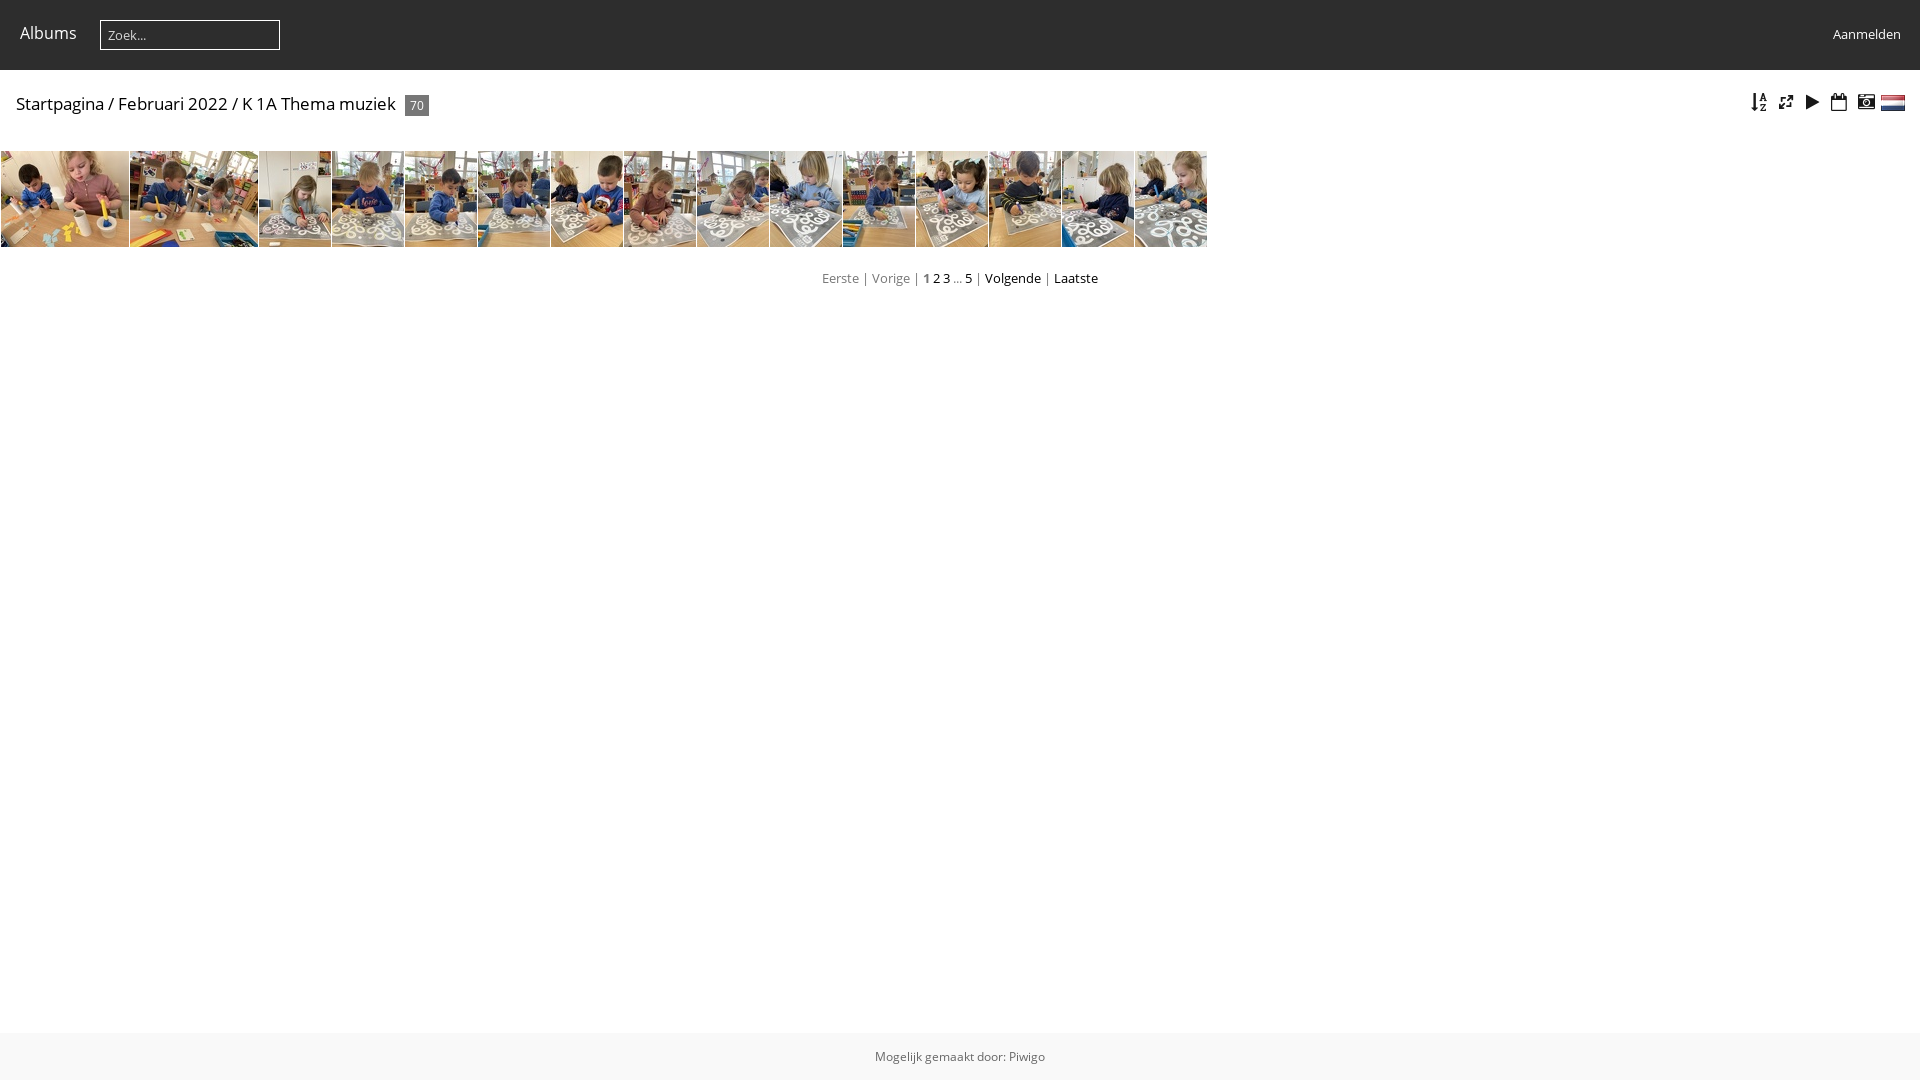 This screenshot has height=1080, width=1920. Describe the element at coordinates (48, 33) in the screenshot. I see `'Albums'` at that location.